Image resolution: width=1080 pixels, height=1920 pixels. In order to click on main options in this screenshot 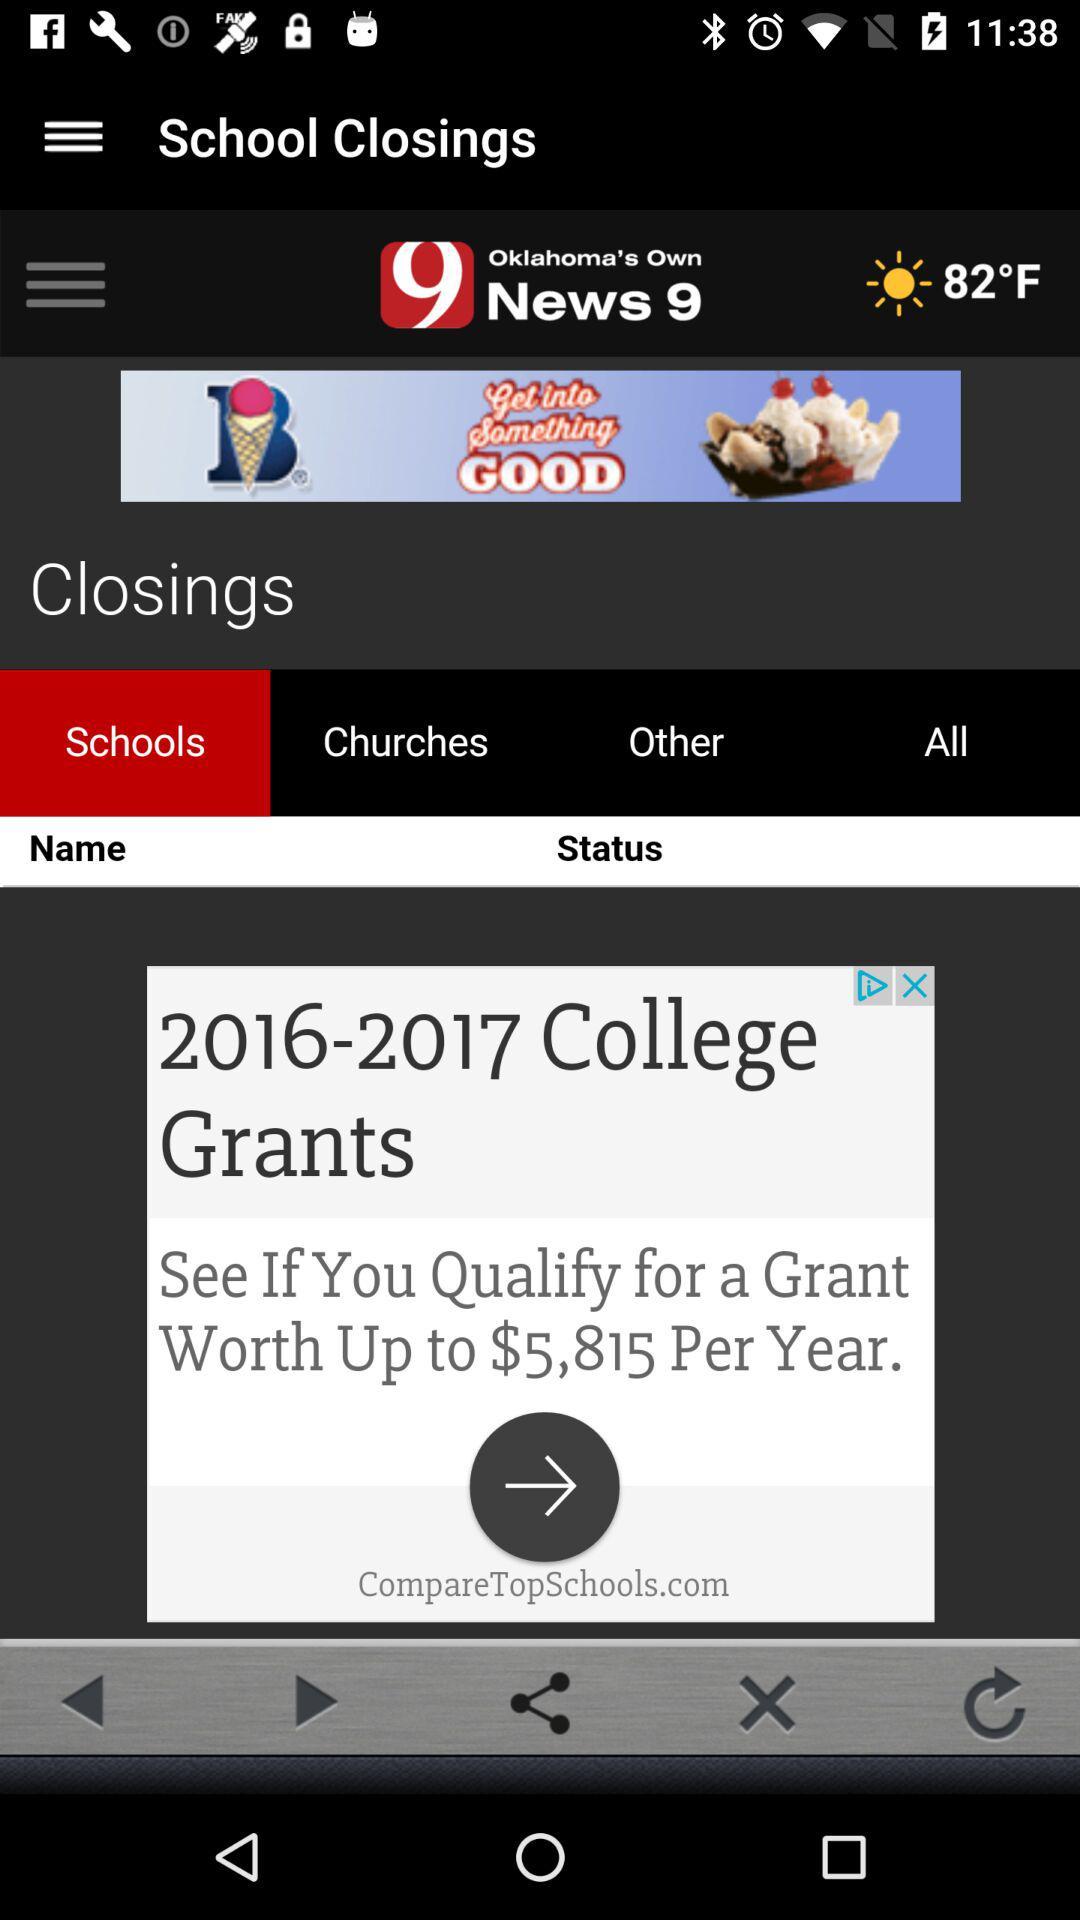, I will do `click(72, 135)`.